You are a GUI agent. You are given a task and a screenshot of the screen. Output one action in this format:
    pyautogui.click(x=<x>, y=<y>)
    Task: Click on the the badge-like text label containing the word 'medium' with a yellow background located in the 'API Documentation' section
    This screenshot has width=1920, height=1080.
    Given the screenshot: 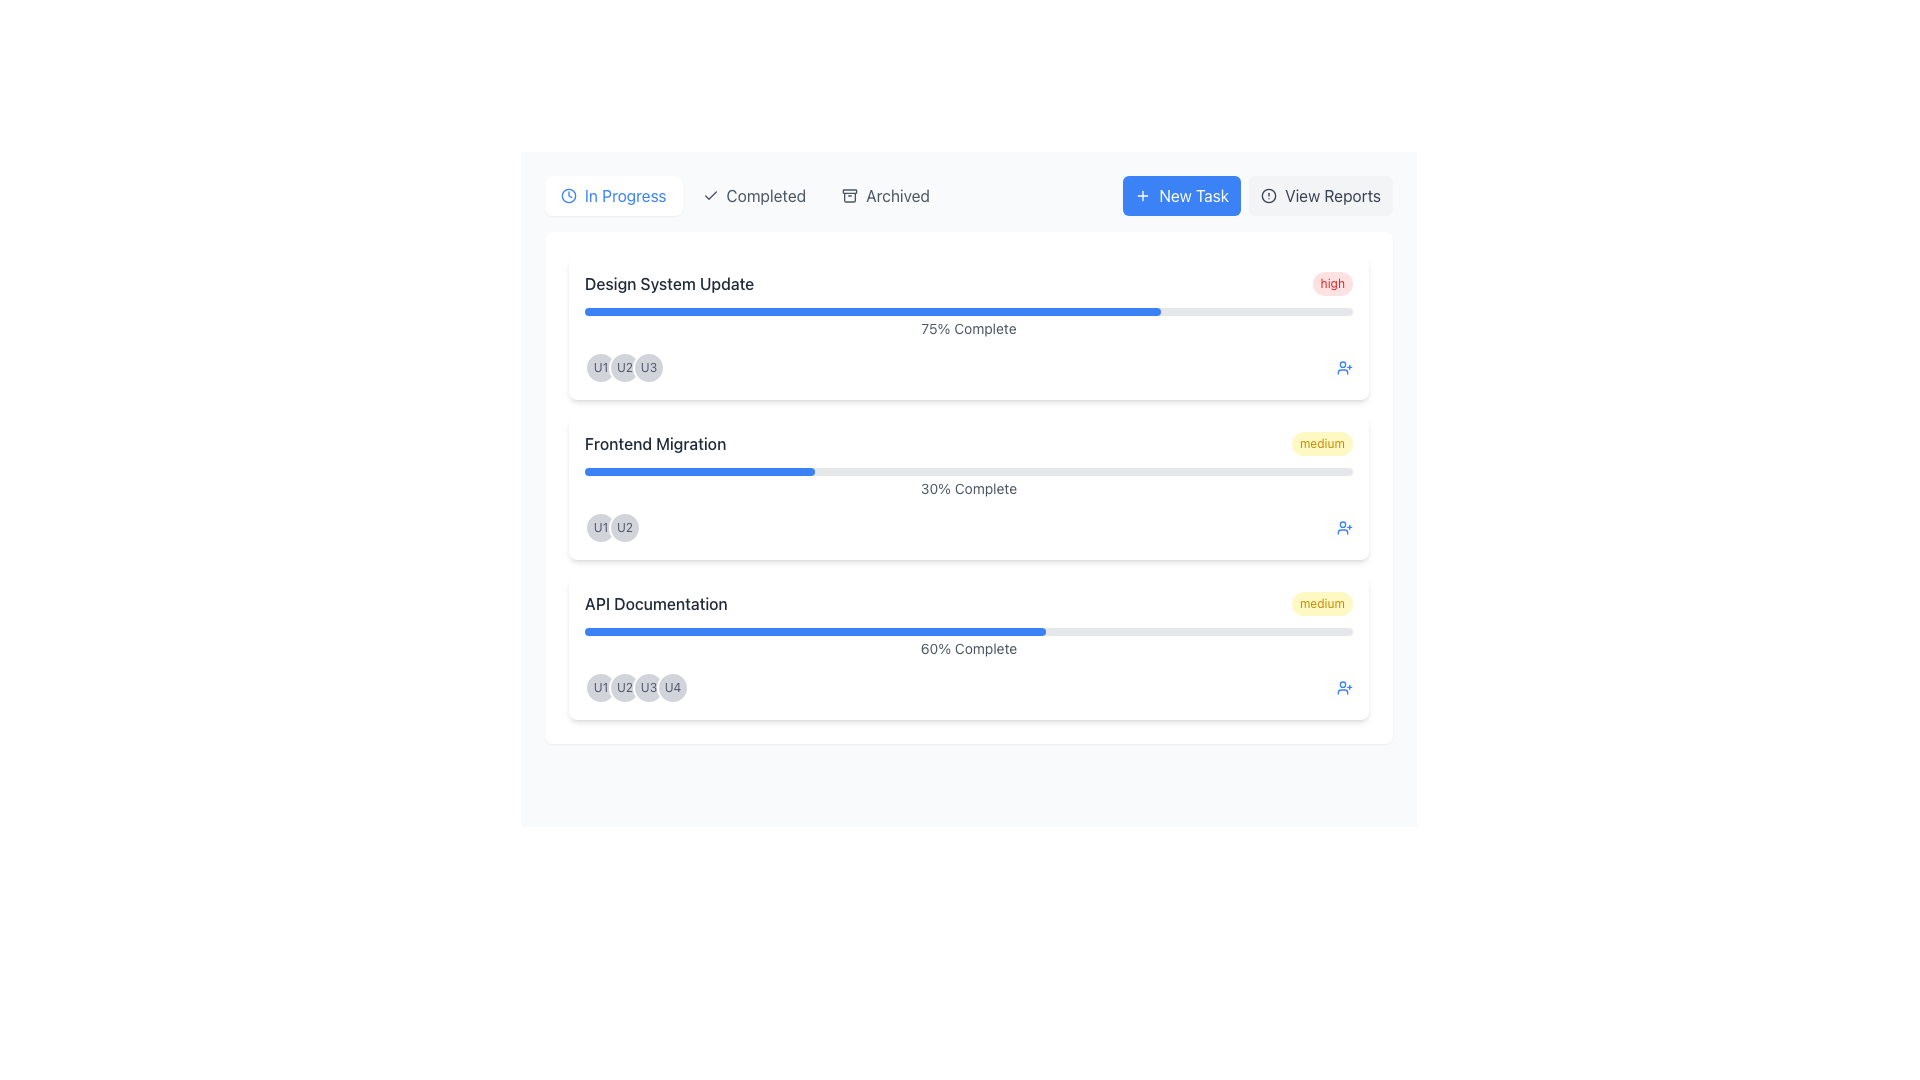 What is the action you would take?
    pyautogui.click(x=1322, y=603)
    